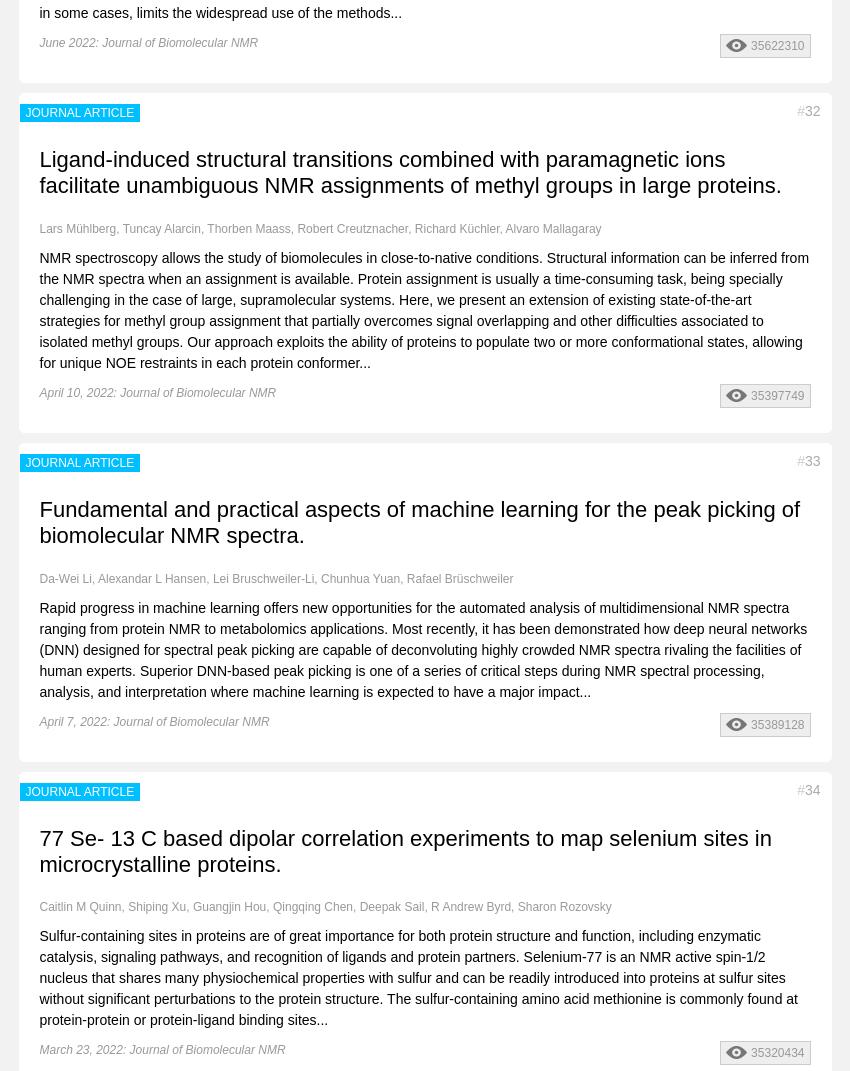 The height and width of the screenshot is (1071, 850). What do you see at coordinates (418, 977) in the screenshot?
I see `'Sulfur-containing sites in proteins are of great importance for both protein structure and function, including enzymatic catalysis, signaling pathways, and recognition of ligands and protein partners. Selenium-77 is an NMR active spin-1/2 nucleus that shares many physiochemical properties with sulfur and can be readily introduced into proteins at sulfur sites without significant perturbations to the protein structure. The sulfur-containing amino acid methionine is commonly found at protein-protein or protein-ligand binding sites...'` at bounding box center [418, 977].